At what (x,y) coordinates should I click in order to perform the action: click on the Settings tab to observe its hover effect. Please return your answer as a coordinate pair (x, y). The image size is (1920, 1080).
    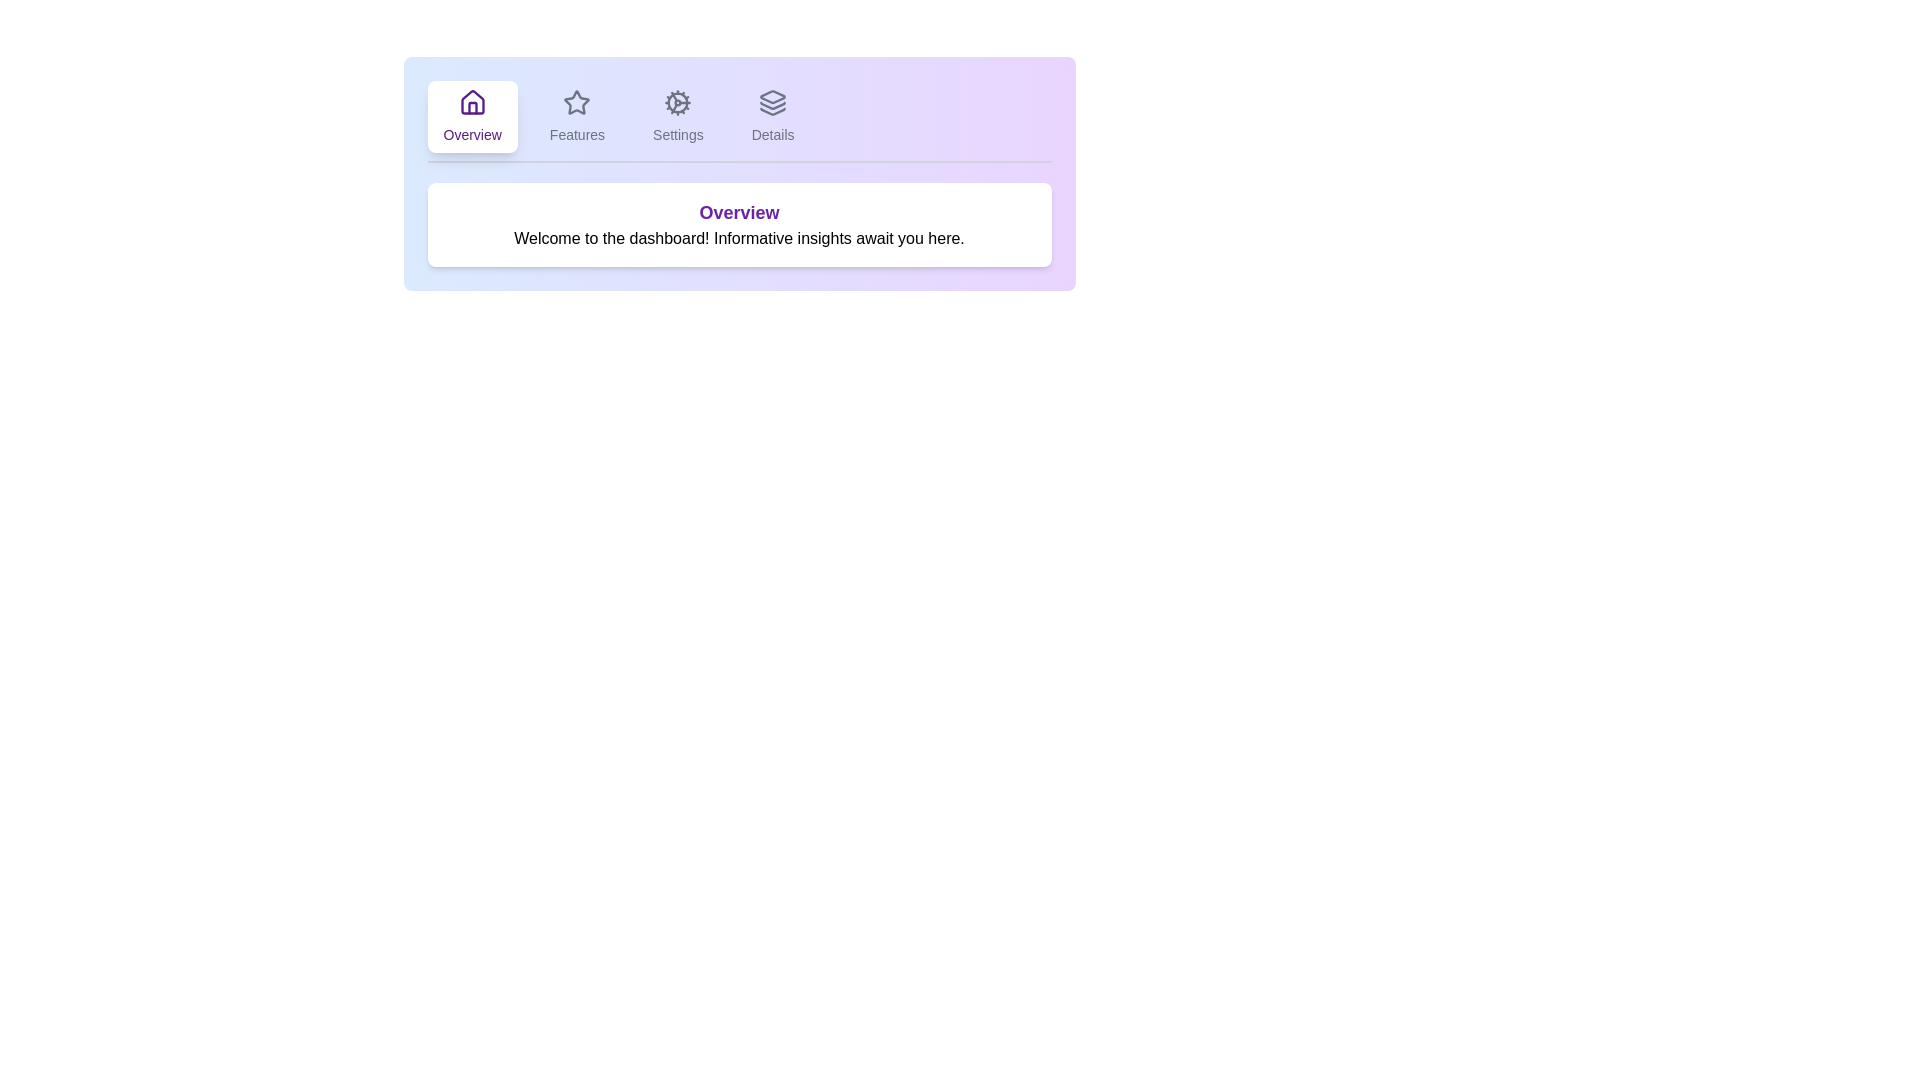
    Looking at the image, I should click on (678, 116).